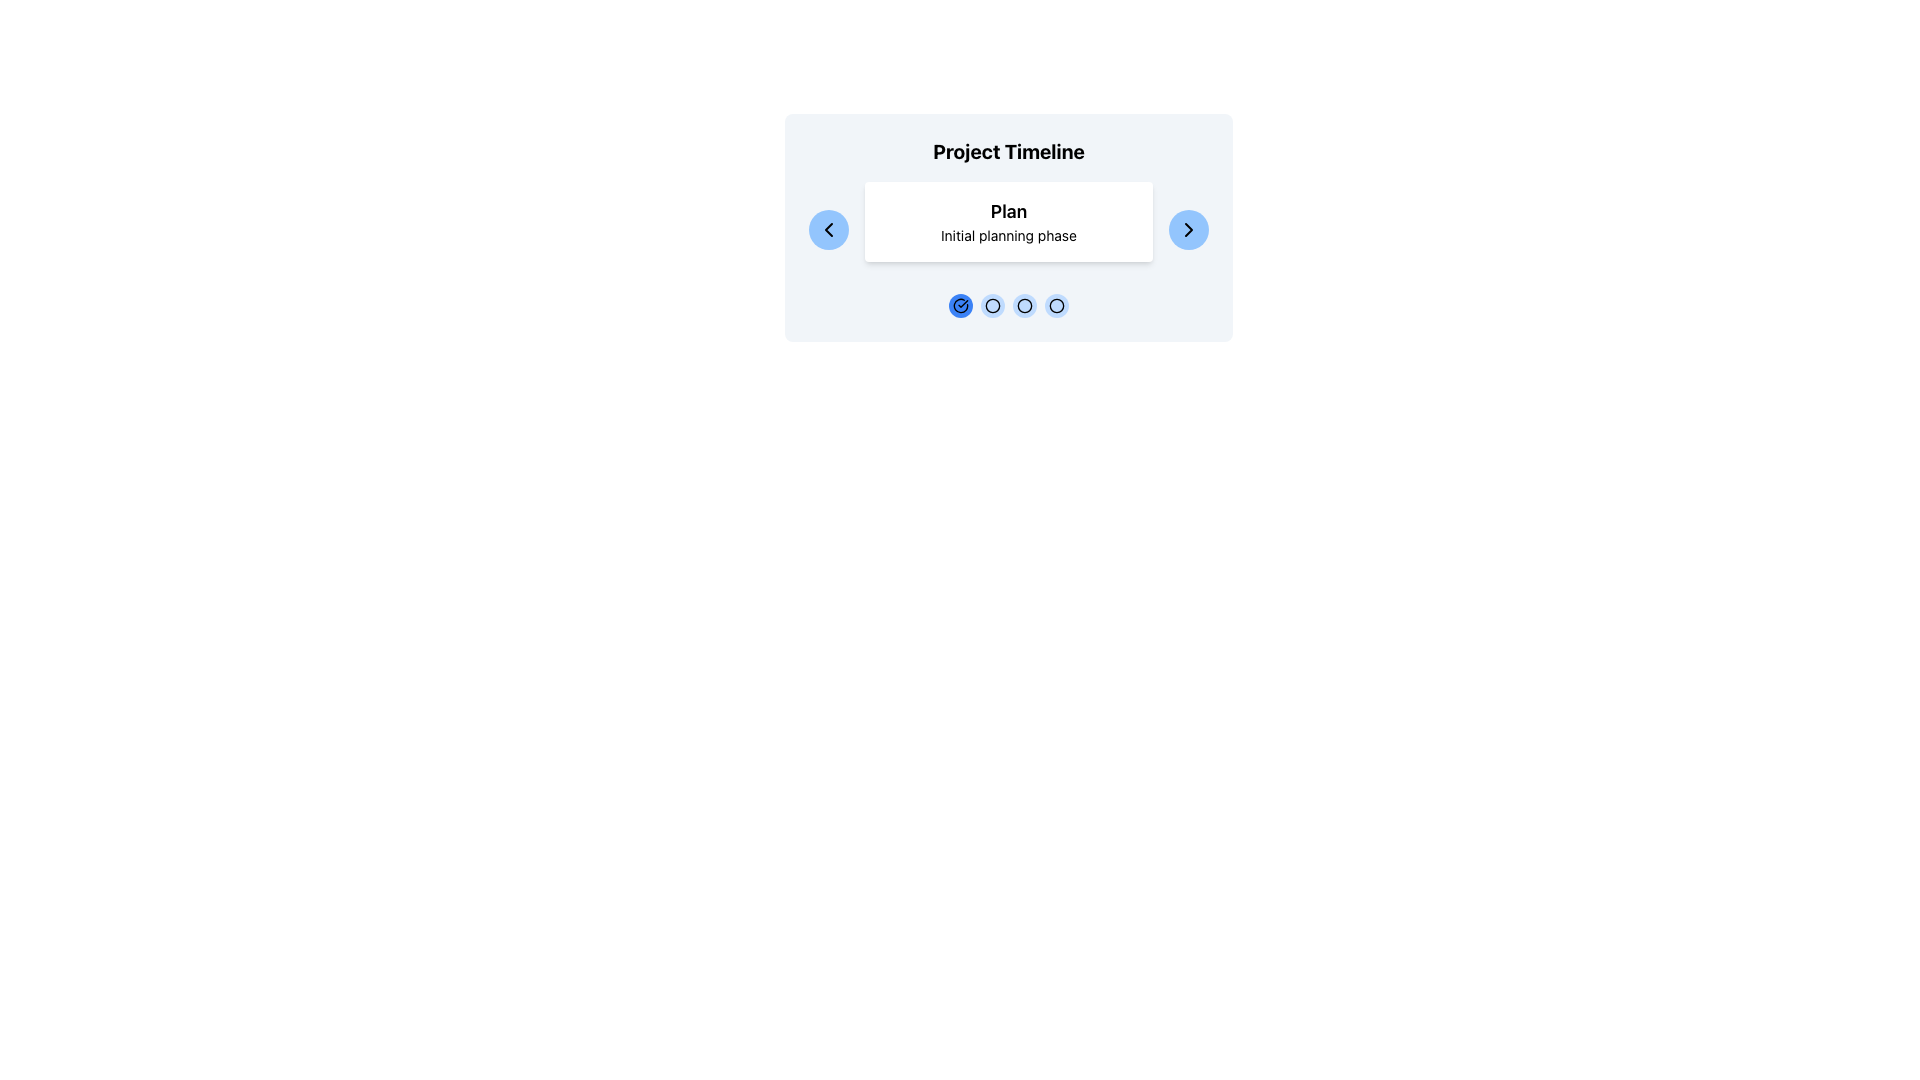 The image size is (1920, 1080). What do you see at coordinates (1008, 305) in the screenshot?
I see `the circular button representing the current stage in the Project Timeline navigation bar` at bounding box center [1008, 305].